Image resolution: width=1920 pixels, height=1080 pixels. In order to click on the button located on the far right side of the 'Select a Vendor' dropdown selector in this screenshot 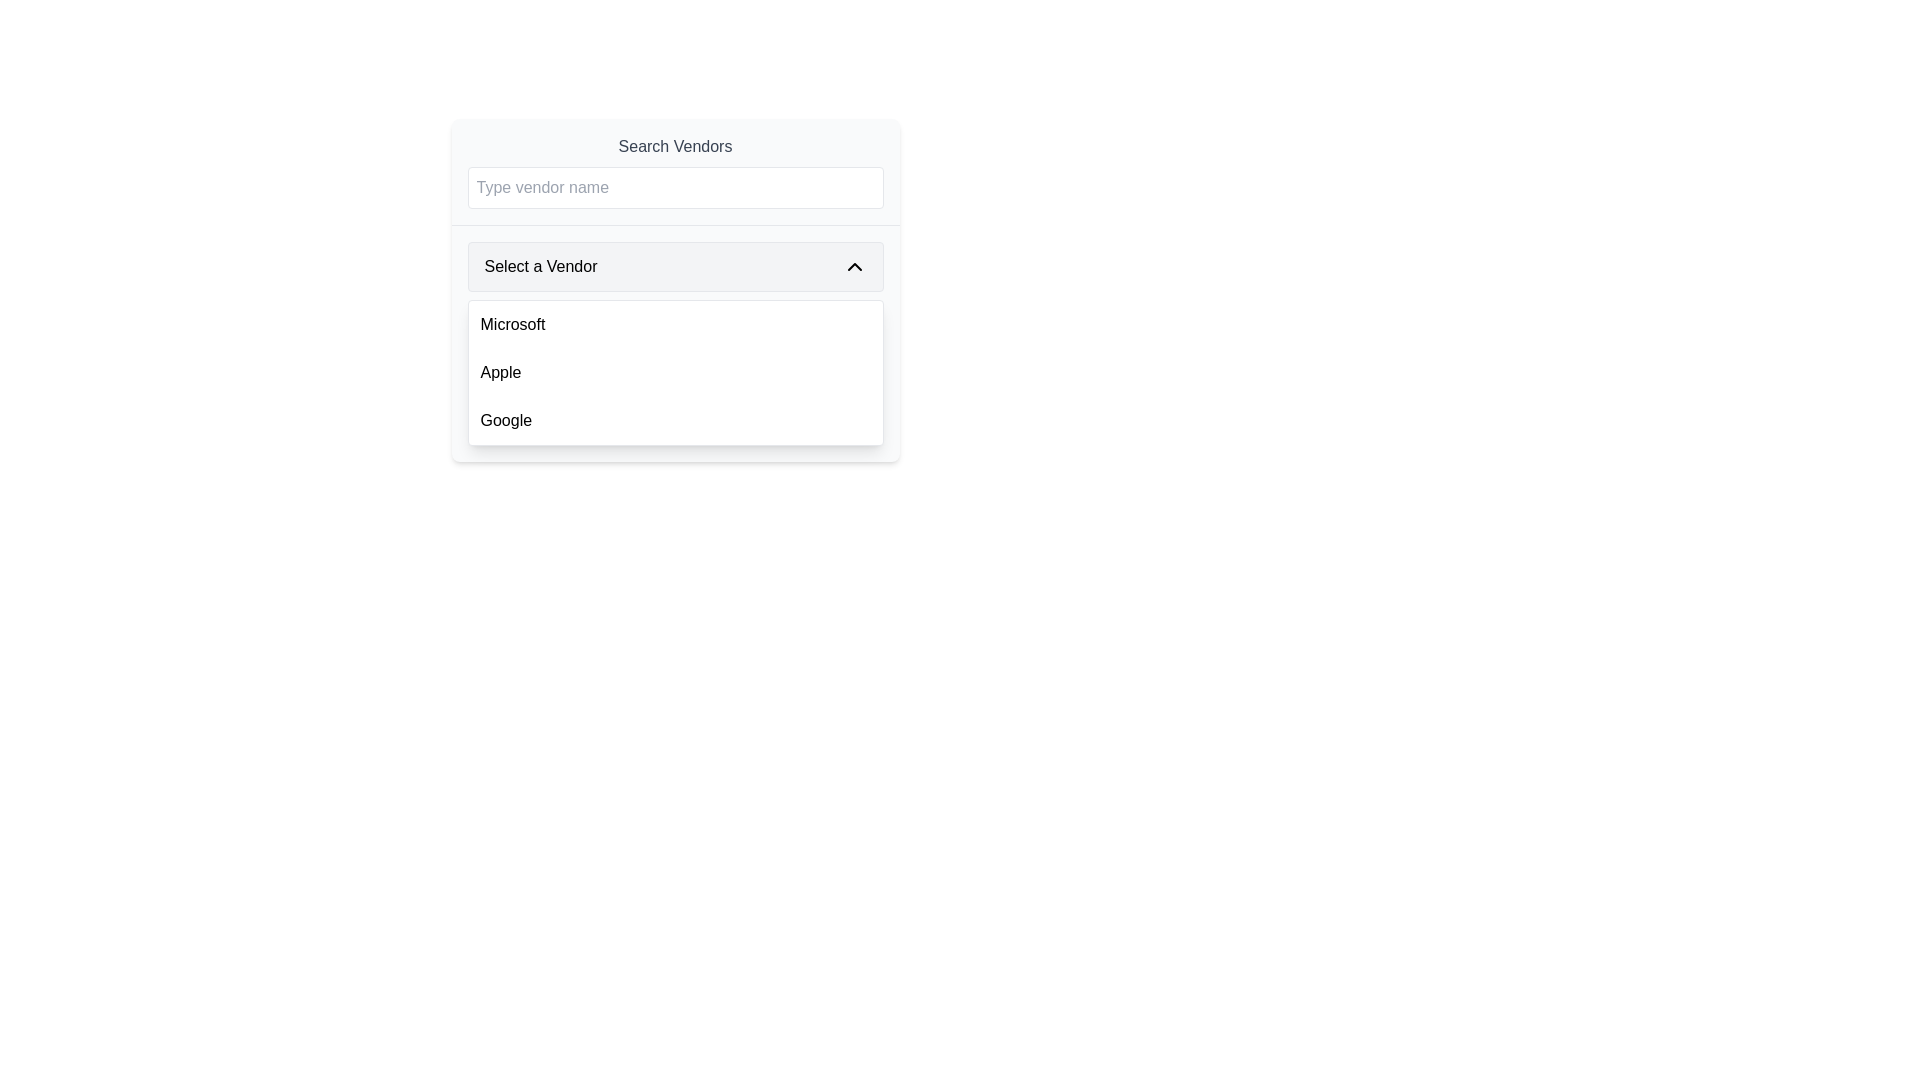, I will do `click(854, 265)`.